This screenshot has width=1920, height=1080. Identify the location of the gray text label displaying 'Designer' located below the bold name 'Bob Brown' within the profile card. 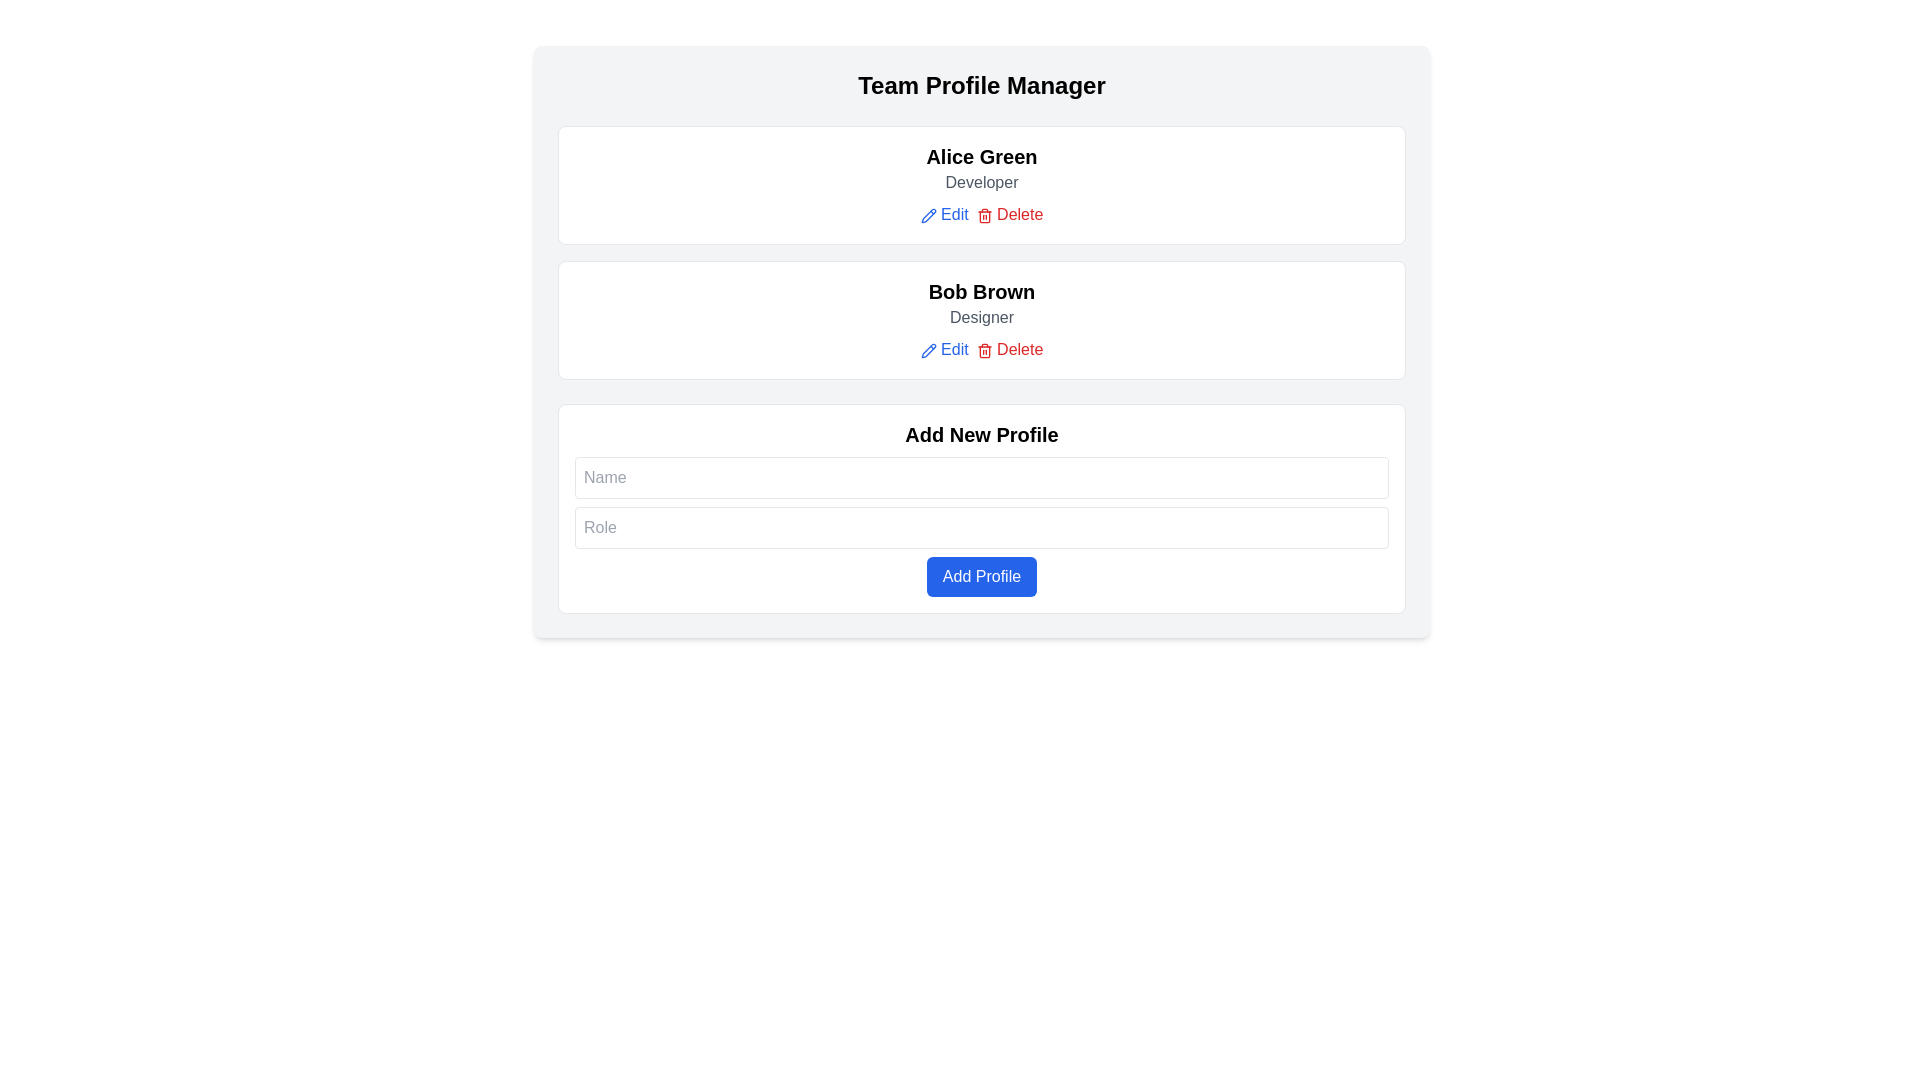
(982, 315).